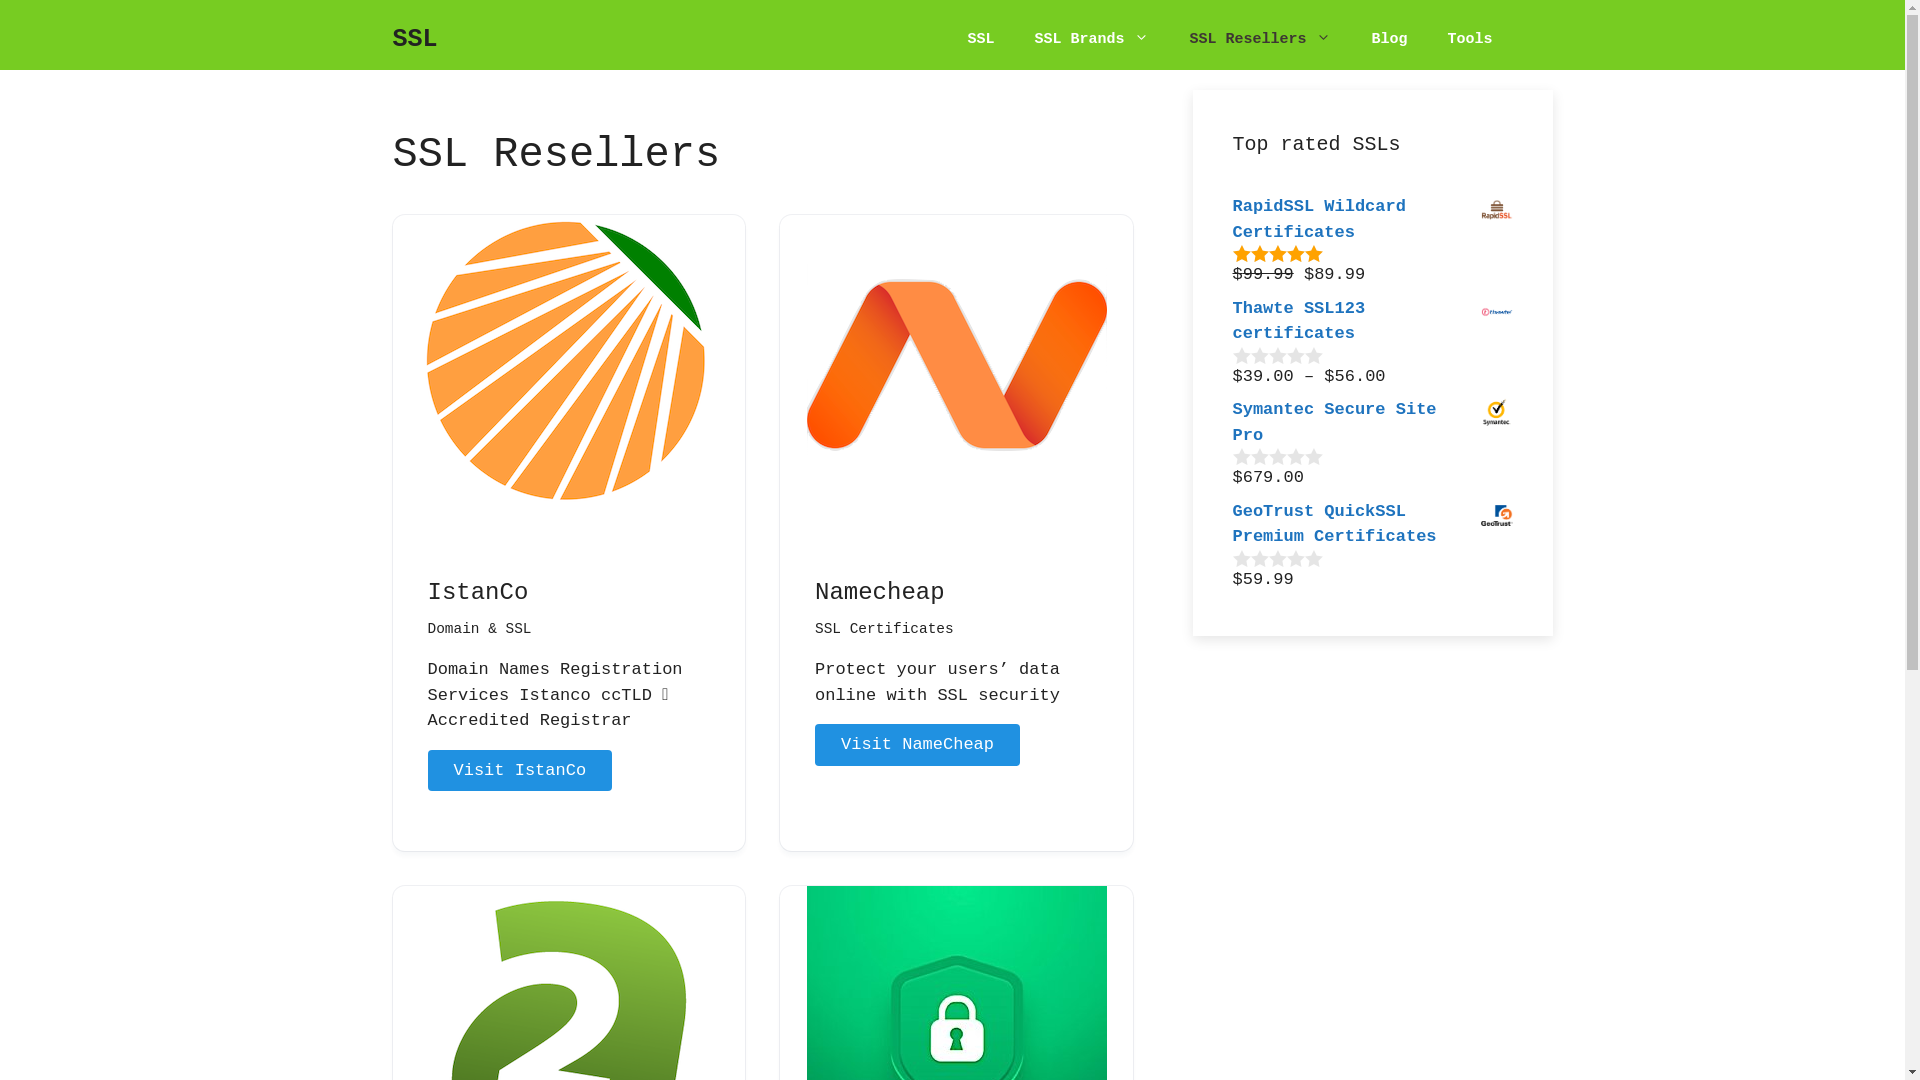 This screenshot has width=1920, height=1080. I want to click on 'SSL Resellers', so click(1258, 39).